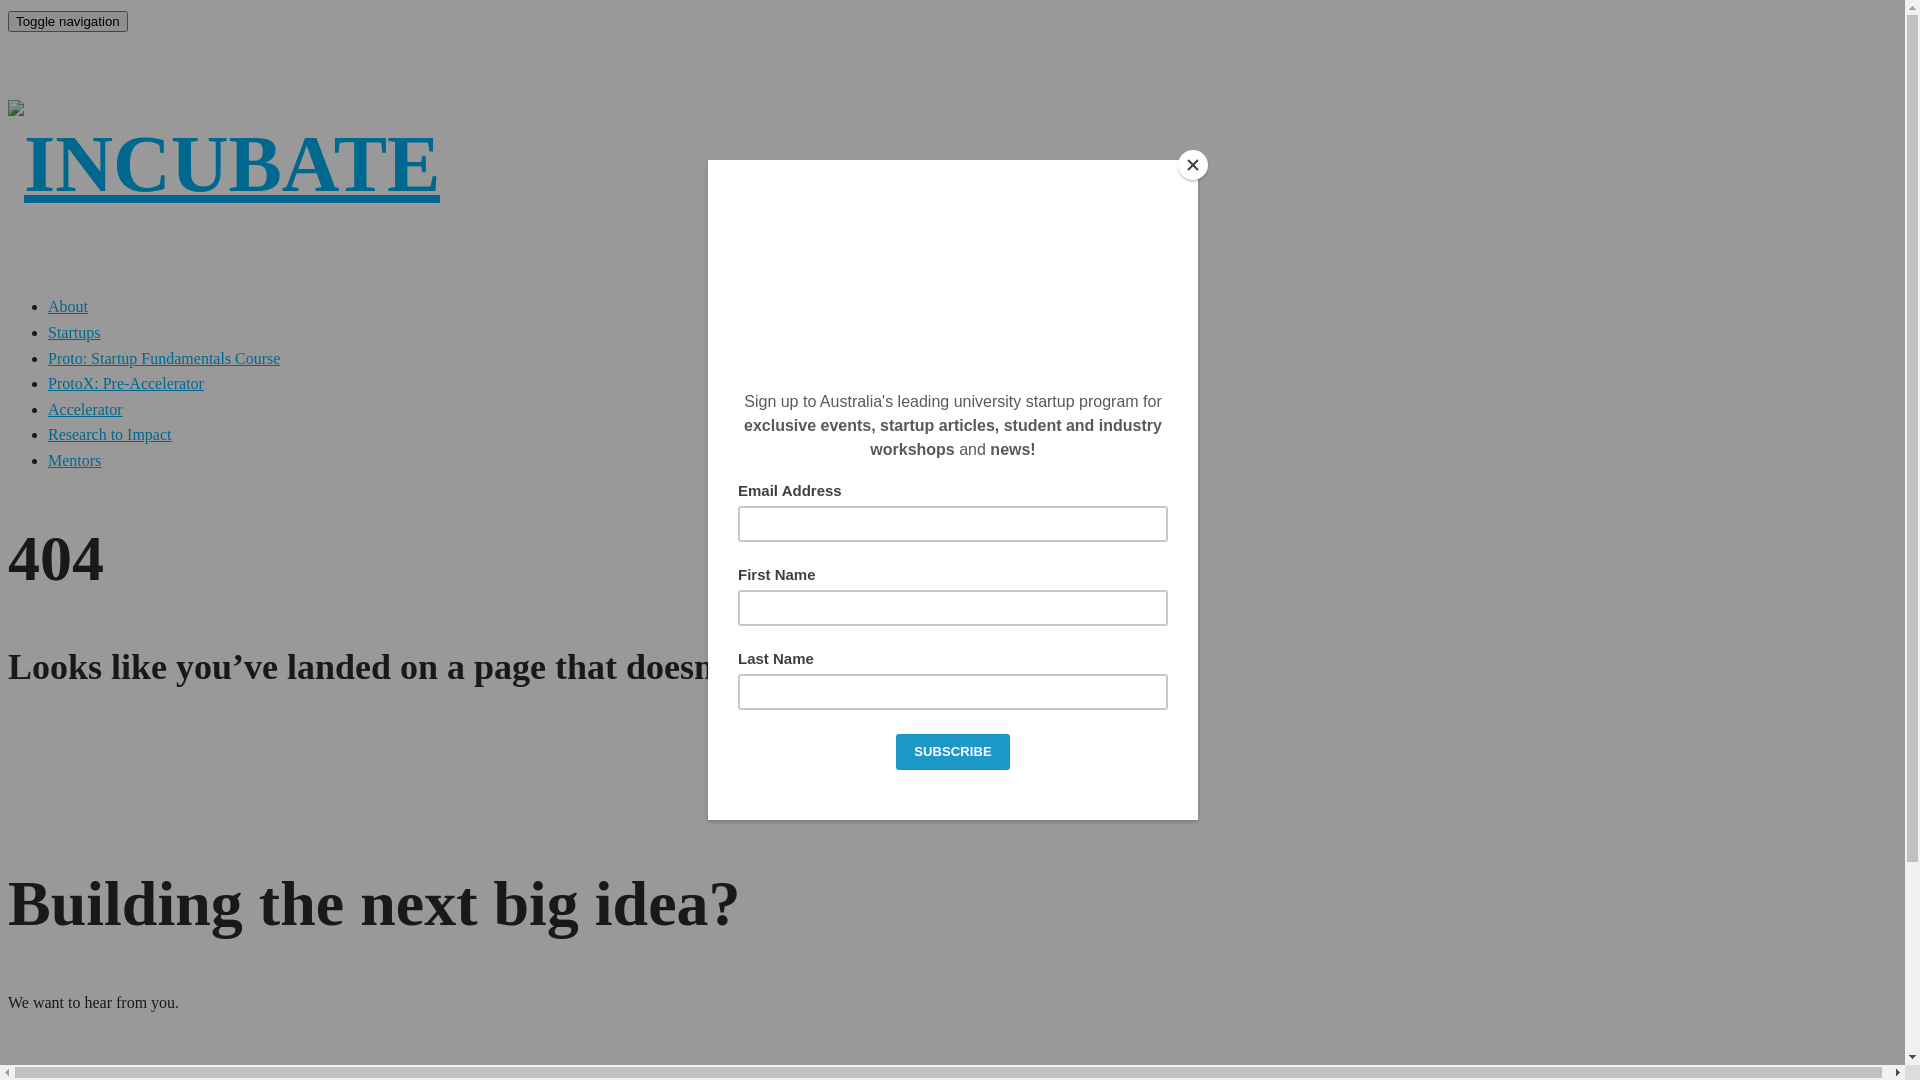 The width and height of the screenshot is (1920, 1080). I want to click on 'About', so click(48, 306).